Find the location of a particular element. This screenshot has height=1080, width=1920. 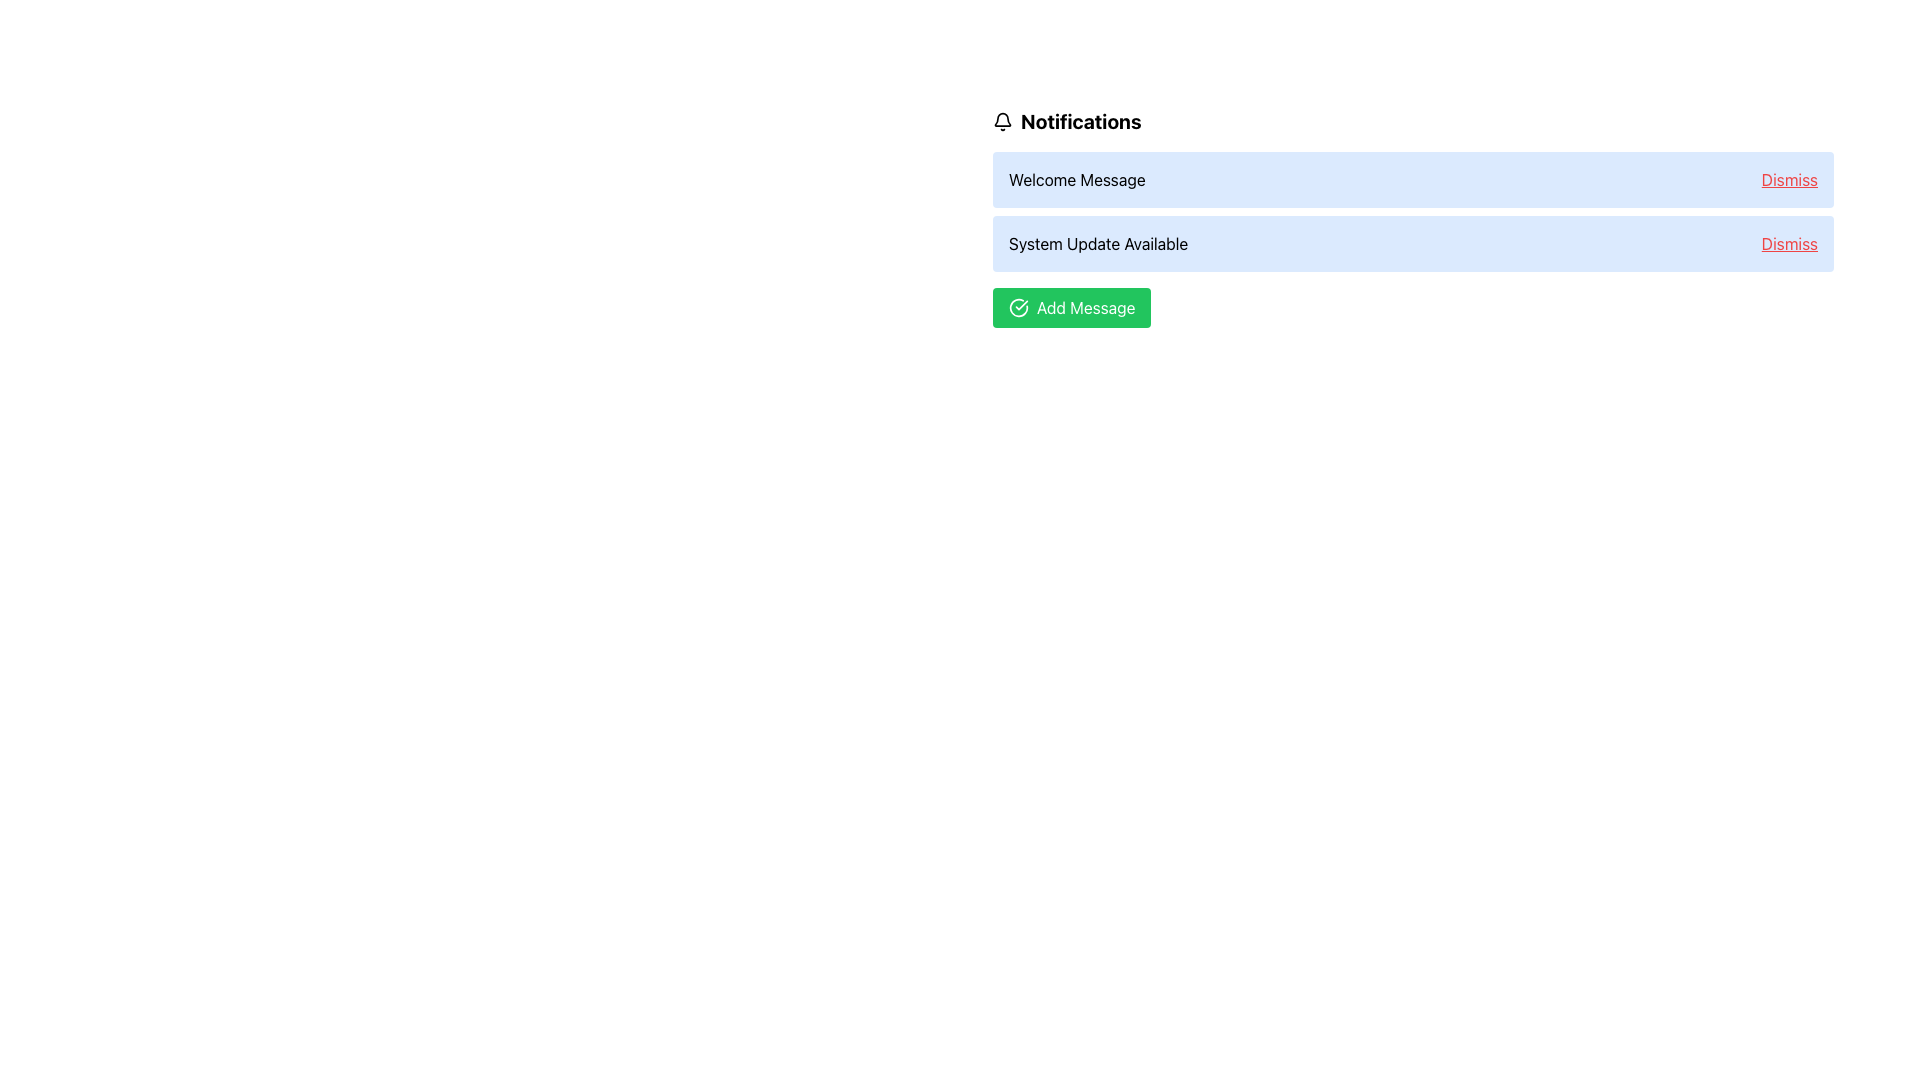

the button located at the bottom of the notification interface, directly beneath the 'System Update Available' notification is located at coordinates (1071, 308).